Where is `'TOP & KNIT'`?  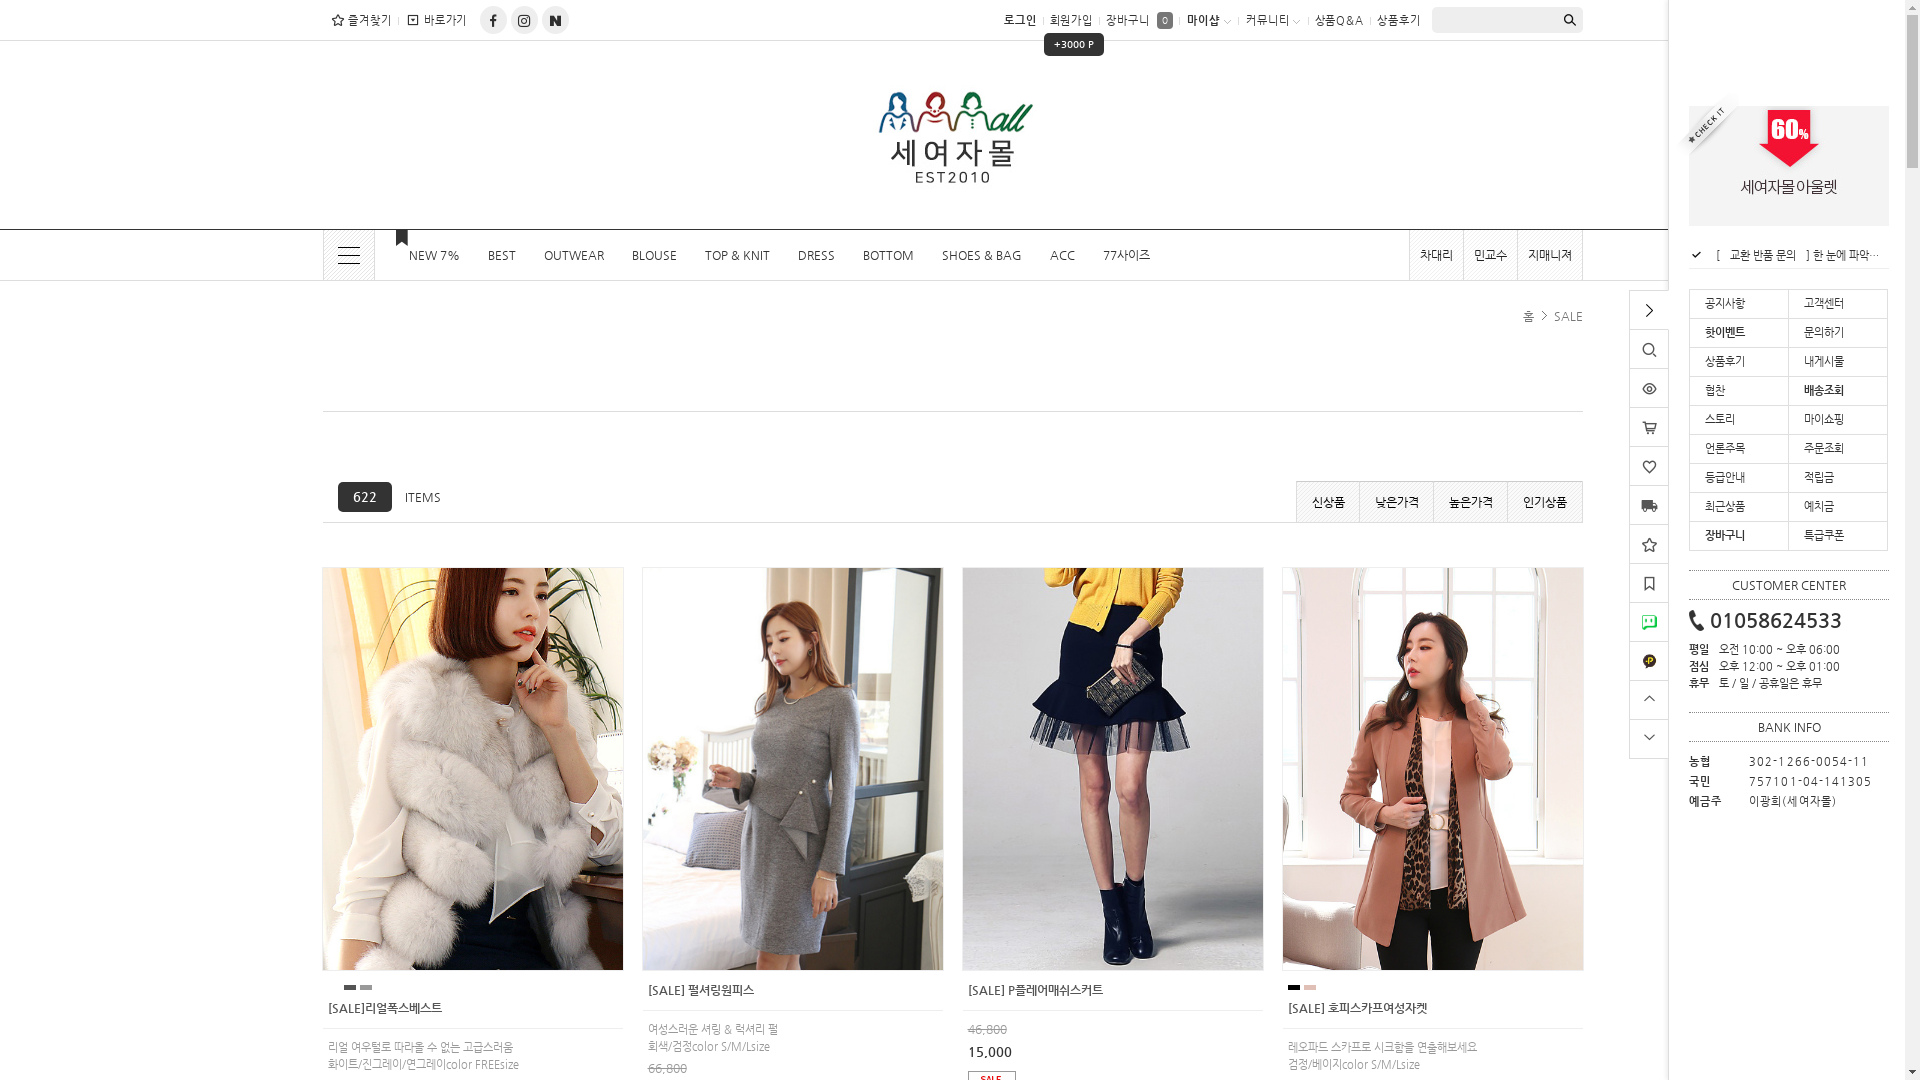 'TOP & KNIT' is located at coordinates (735, 253).